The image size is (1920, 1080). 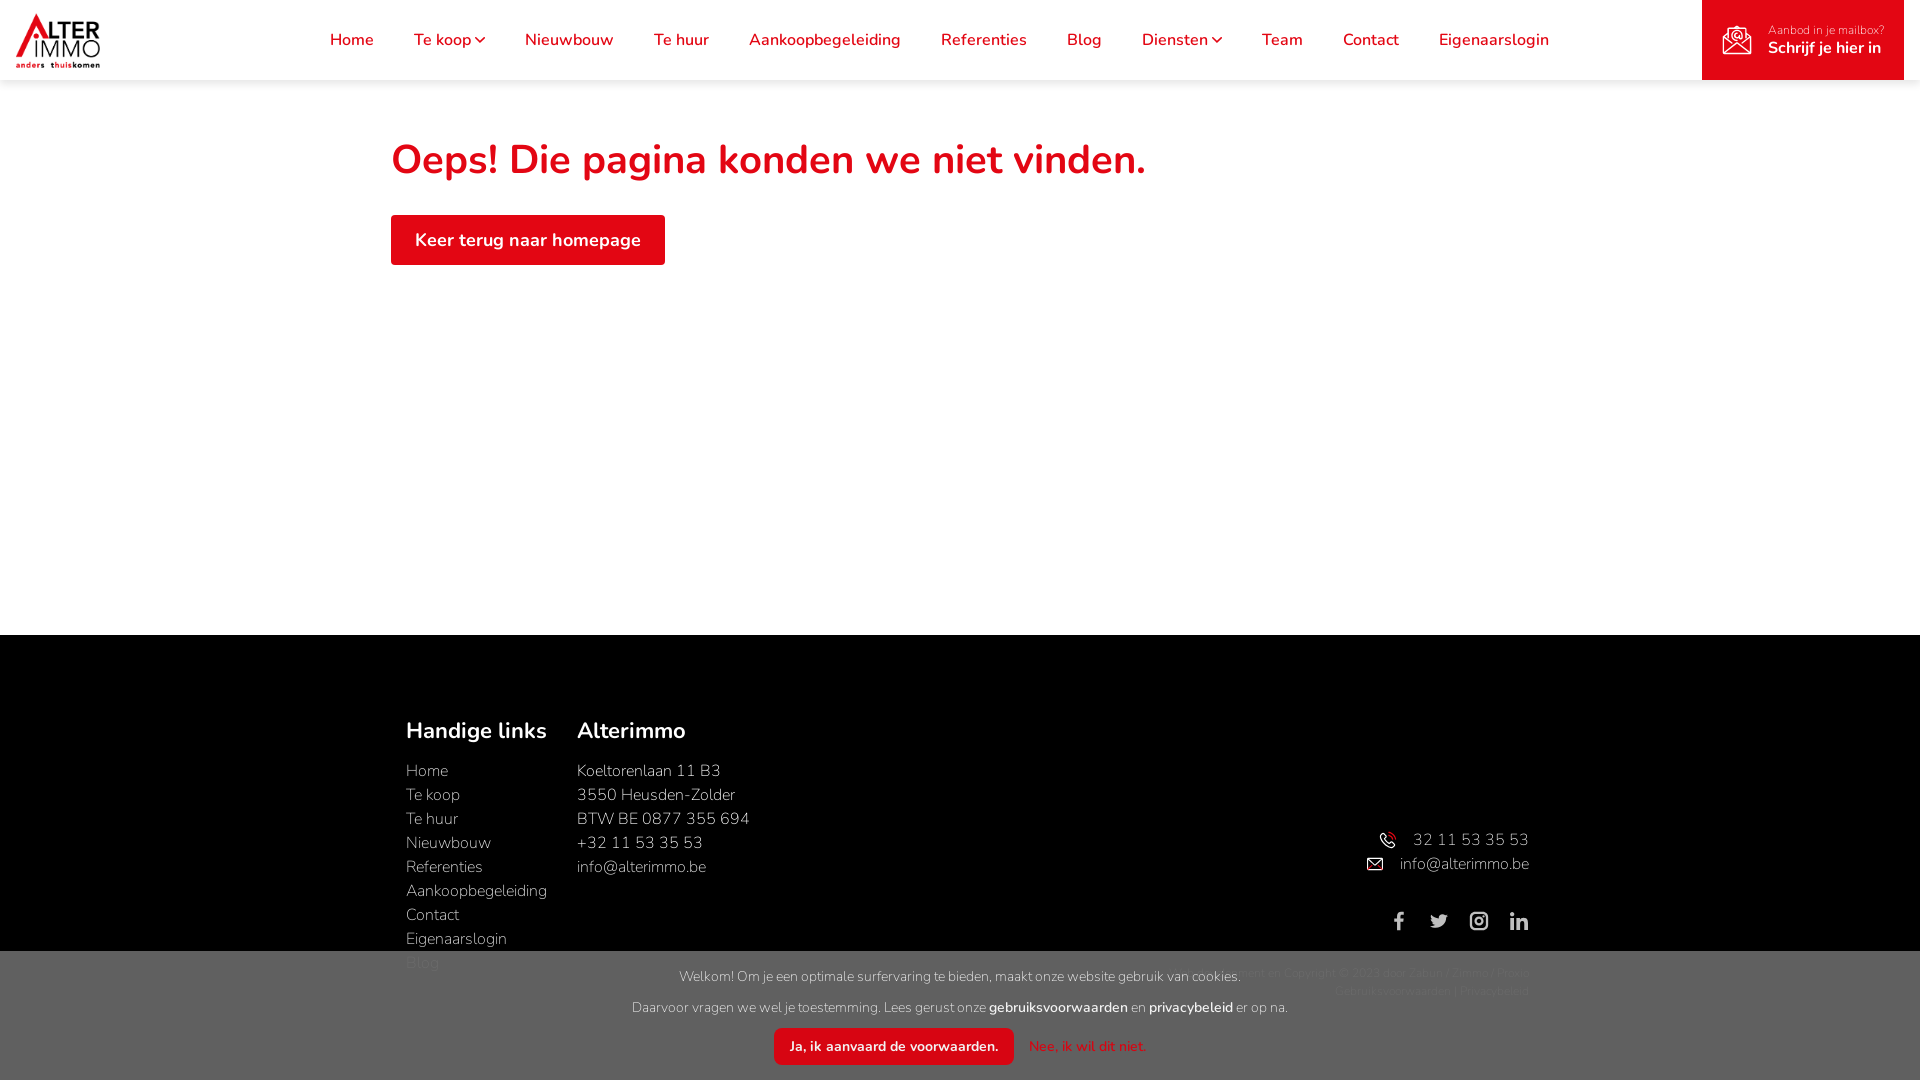 What do you see at coordinates (747, 39) in the screenshot?
I see `'Aankoopbegeleiding'` at bounding box center [747, 39].